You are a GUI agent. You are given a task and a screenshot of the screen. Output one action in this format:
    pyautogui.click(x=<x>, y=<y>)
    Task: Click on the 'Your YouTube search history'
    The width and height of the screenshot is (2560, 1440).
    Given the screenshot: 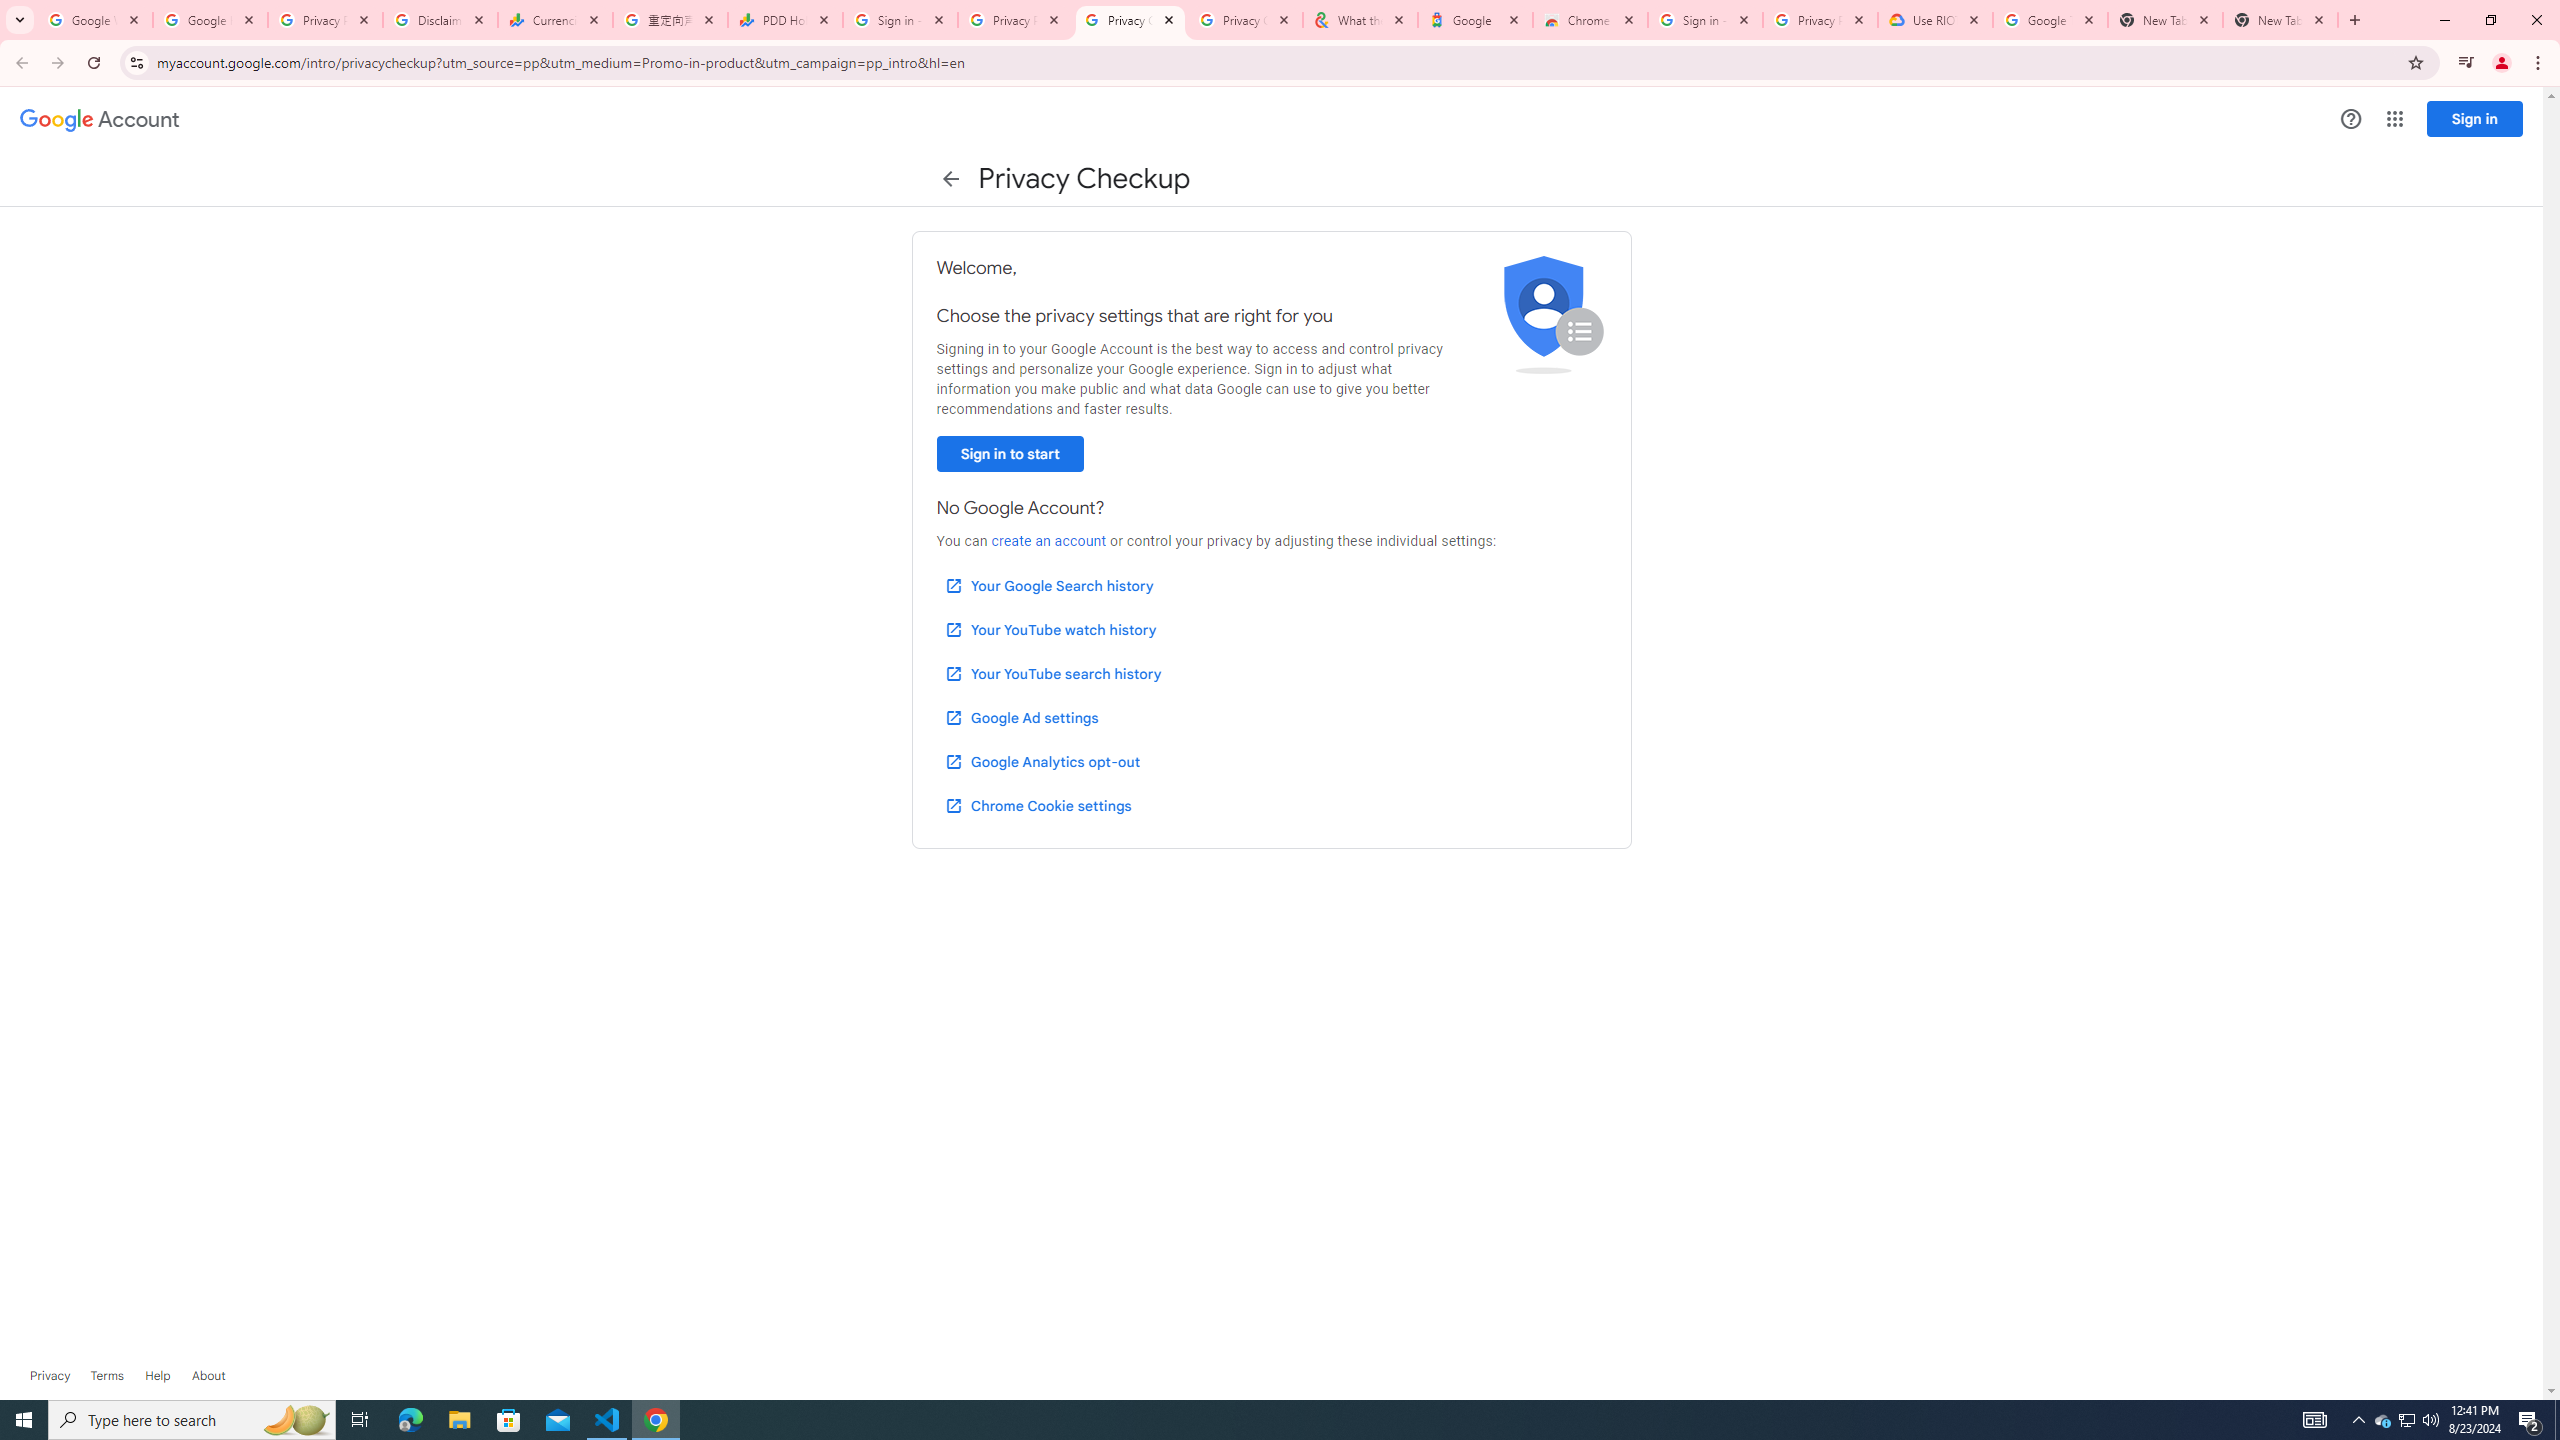 What is the action you would take?
    pyautogui.click(x=1052, y=674)
    